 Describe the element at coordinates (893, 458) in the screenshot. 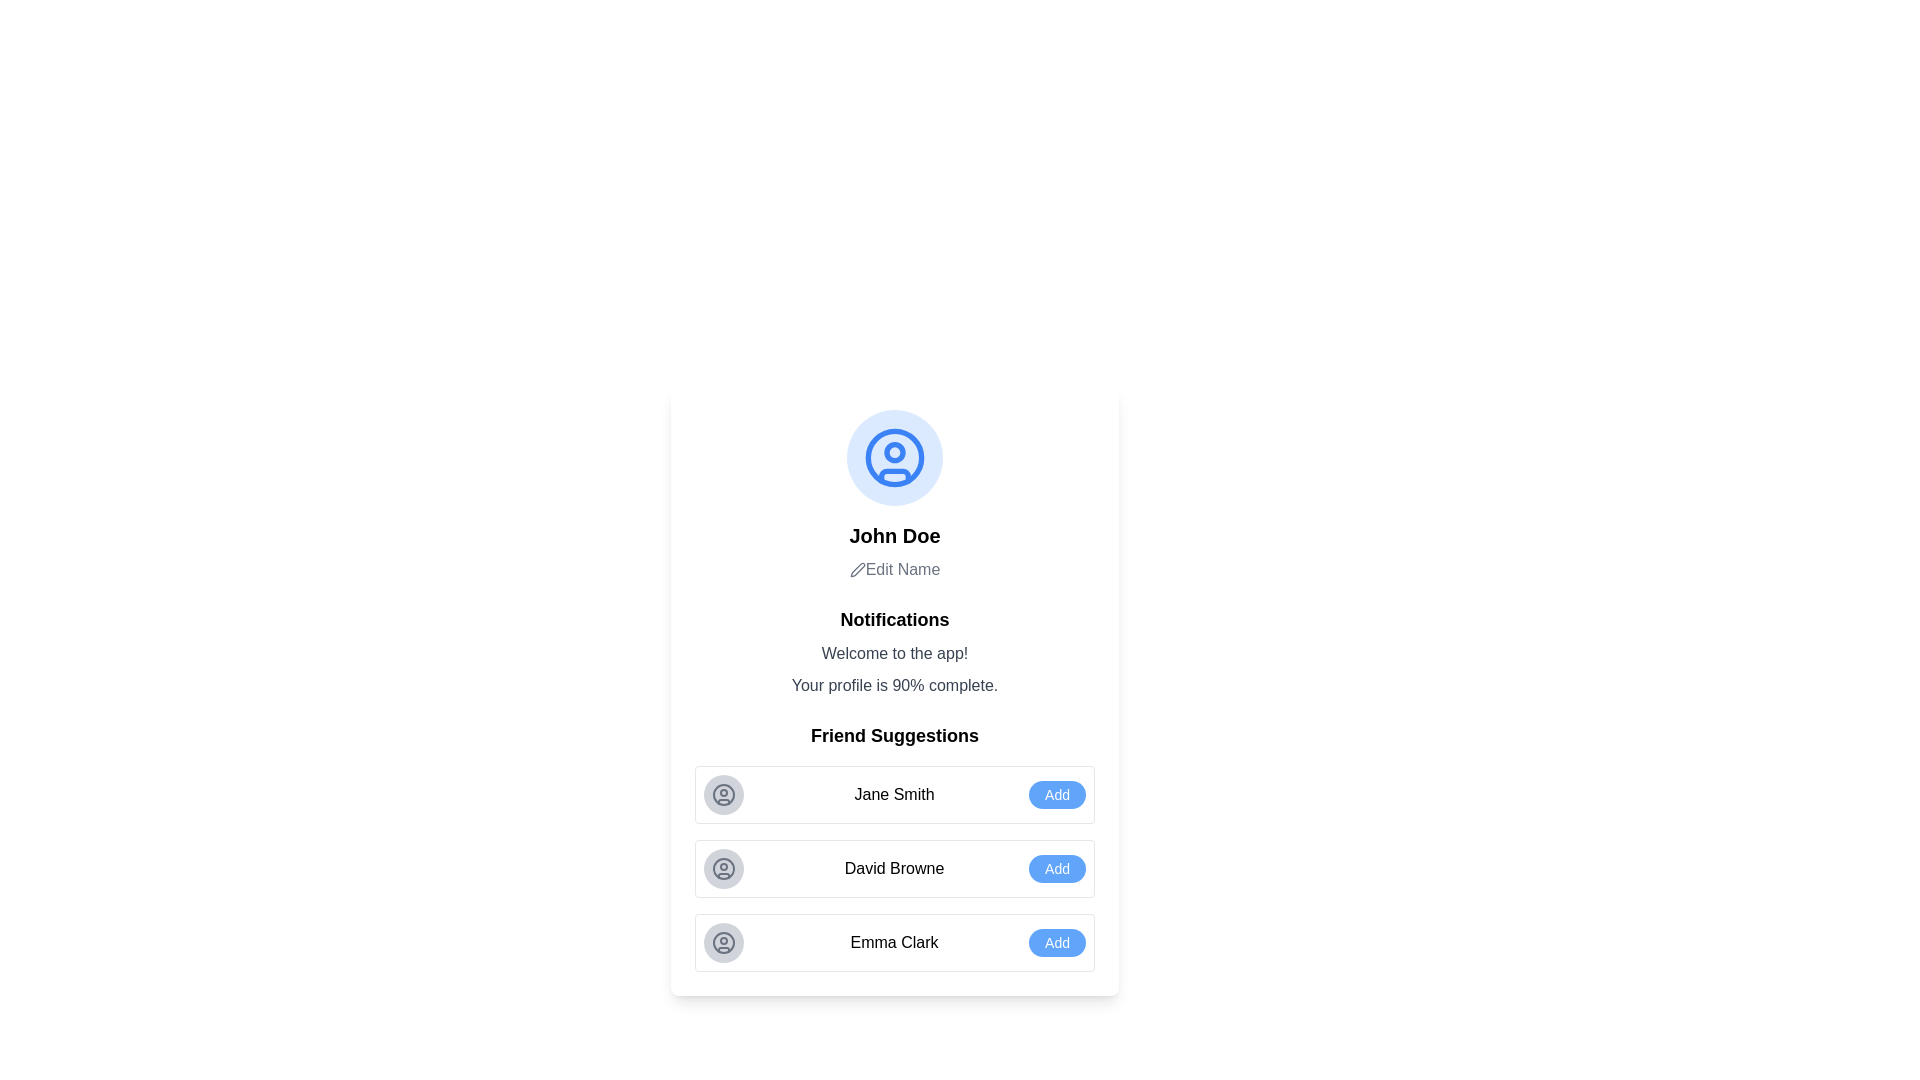

I see `the user profile icon representing 'John Doe', which is centrally located above the text` at that location.